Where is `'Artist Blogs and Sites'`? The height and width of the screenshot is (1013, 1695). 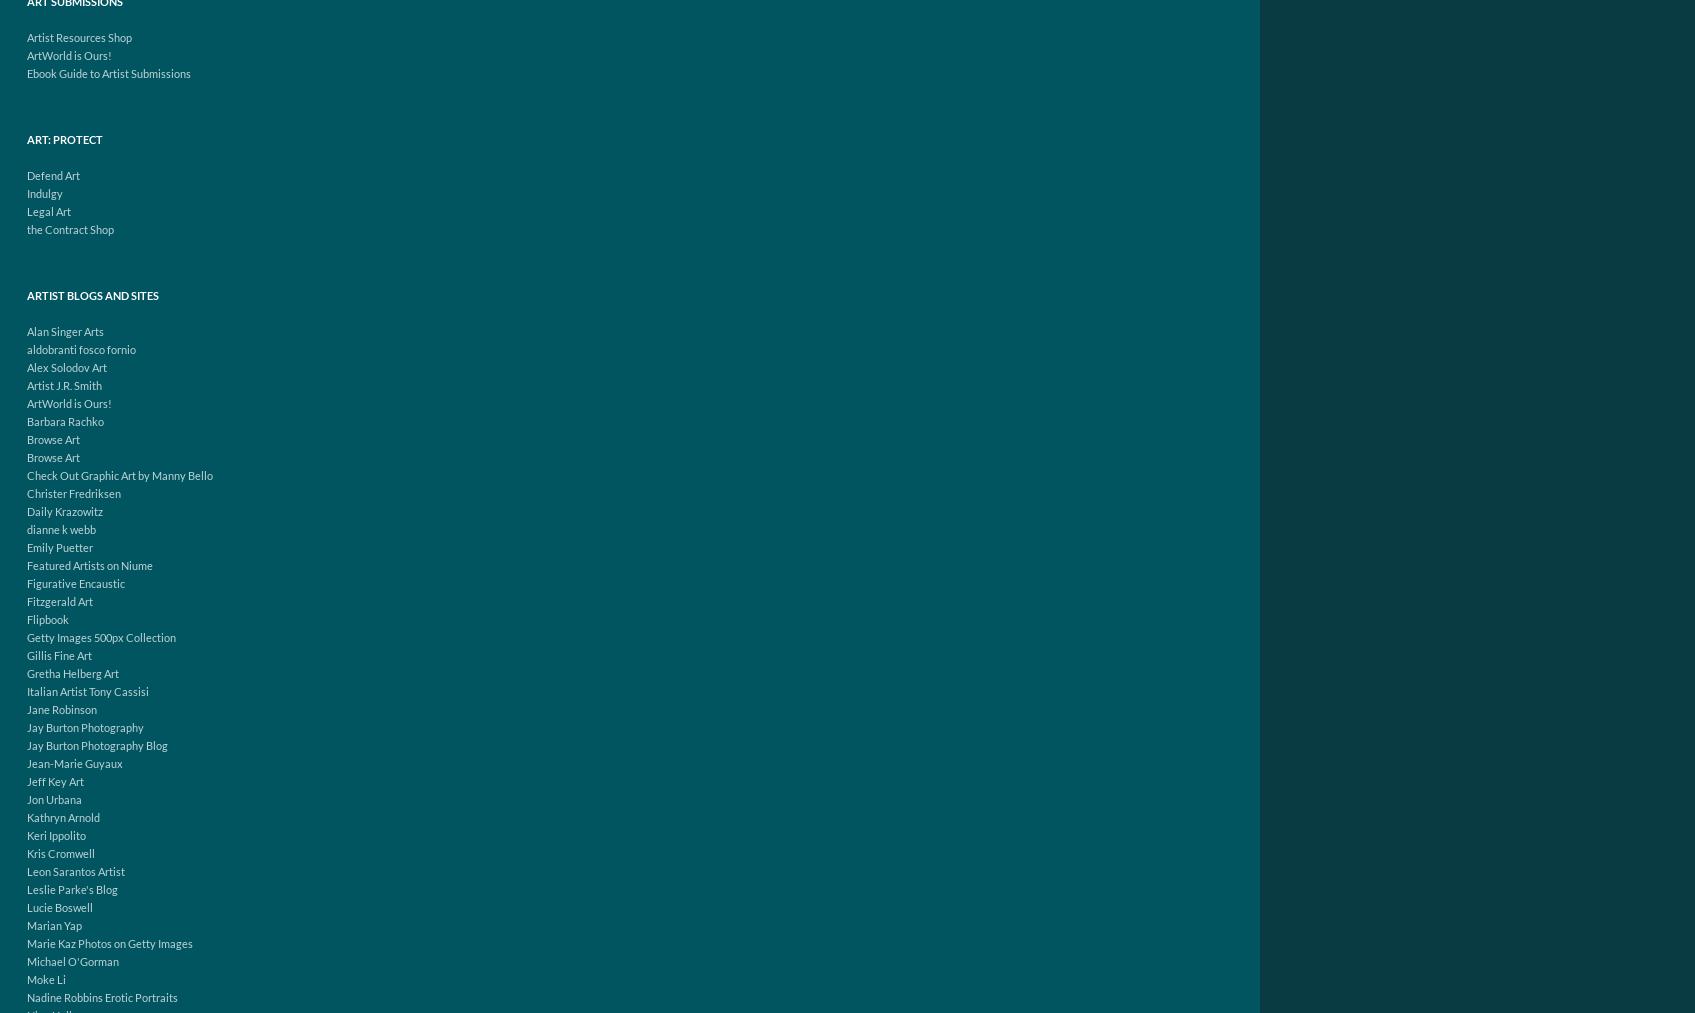 'Artist Blogs and Sites' is located at coordinates (92, 294).